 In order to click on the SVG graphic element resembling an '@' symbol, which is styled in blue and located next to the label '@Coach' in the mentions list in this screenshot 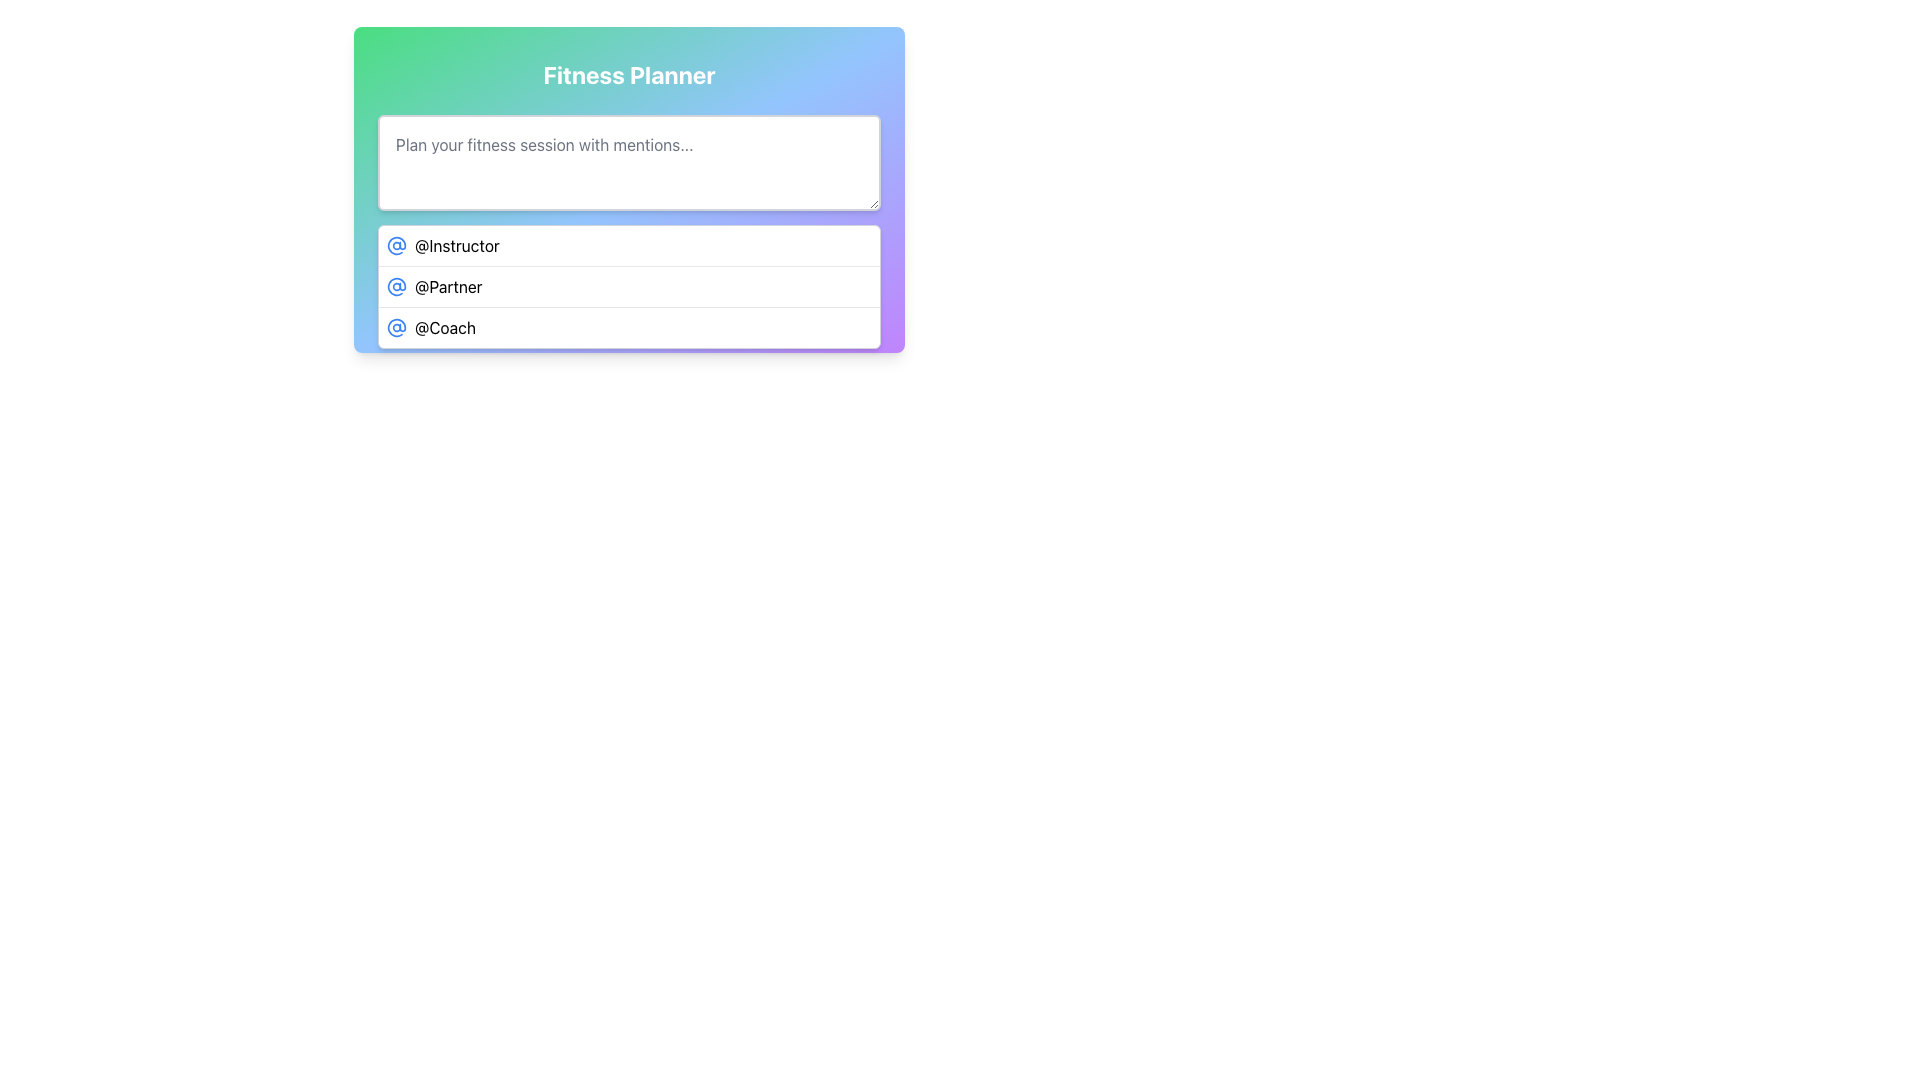, I will do `click(397, 326)`.